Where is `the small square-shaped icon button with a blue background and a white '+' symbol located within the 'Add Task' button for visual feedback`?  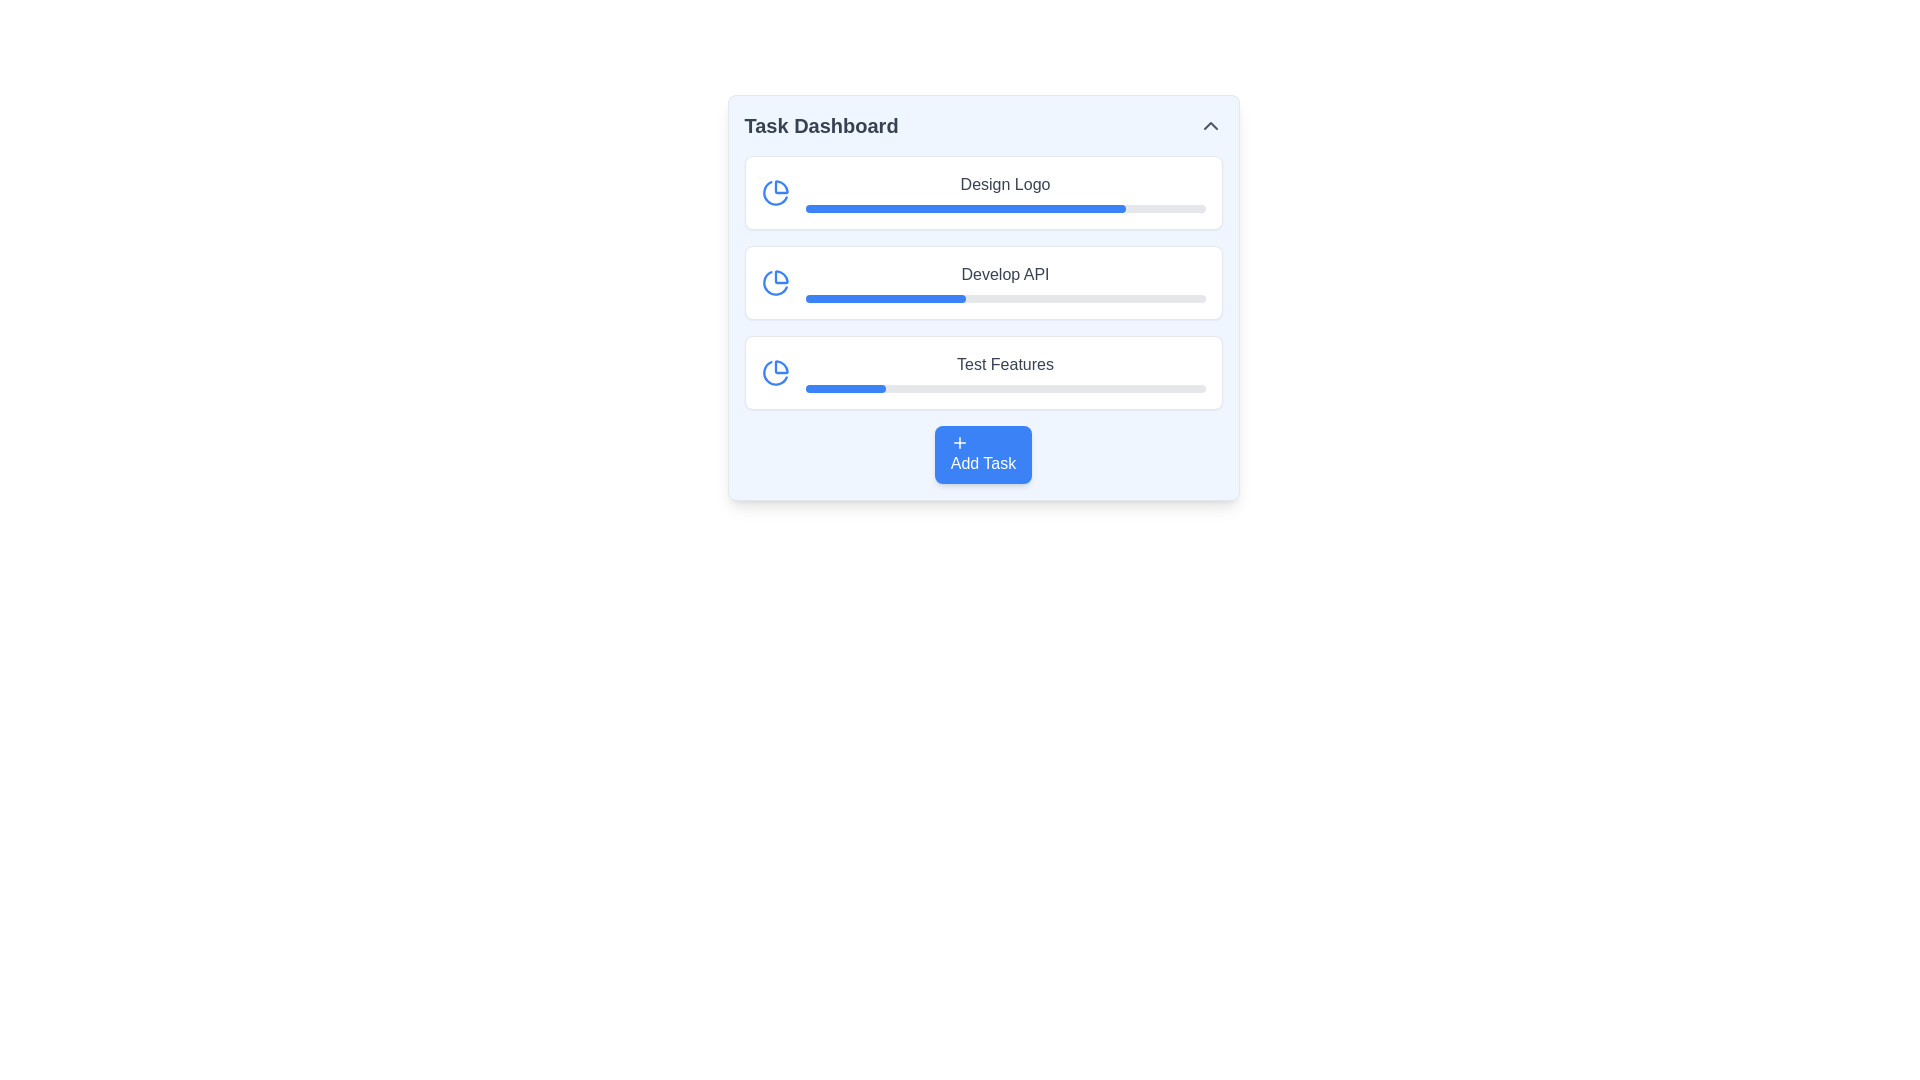 the small square-shaped icon button with a blue background and a white '+' symbol located within the 'Add Task' button for visual feedback is located at coordinates (958, 442).